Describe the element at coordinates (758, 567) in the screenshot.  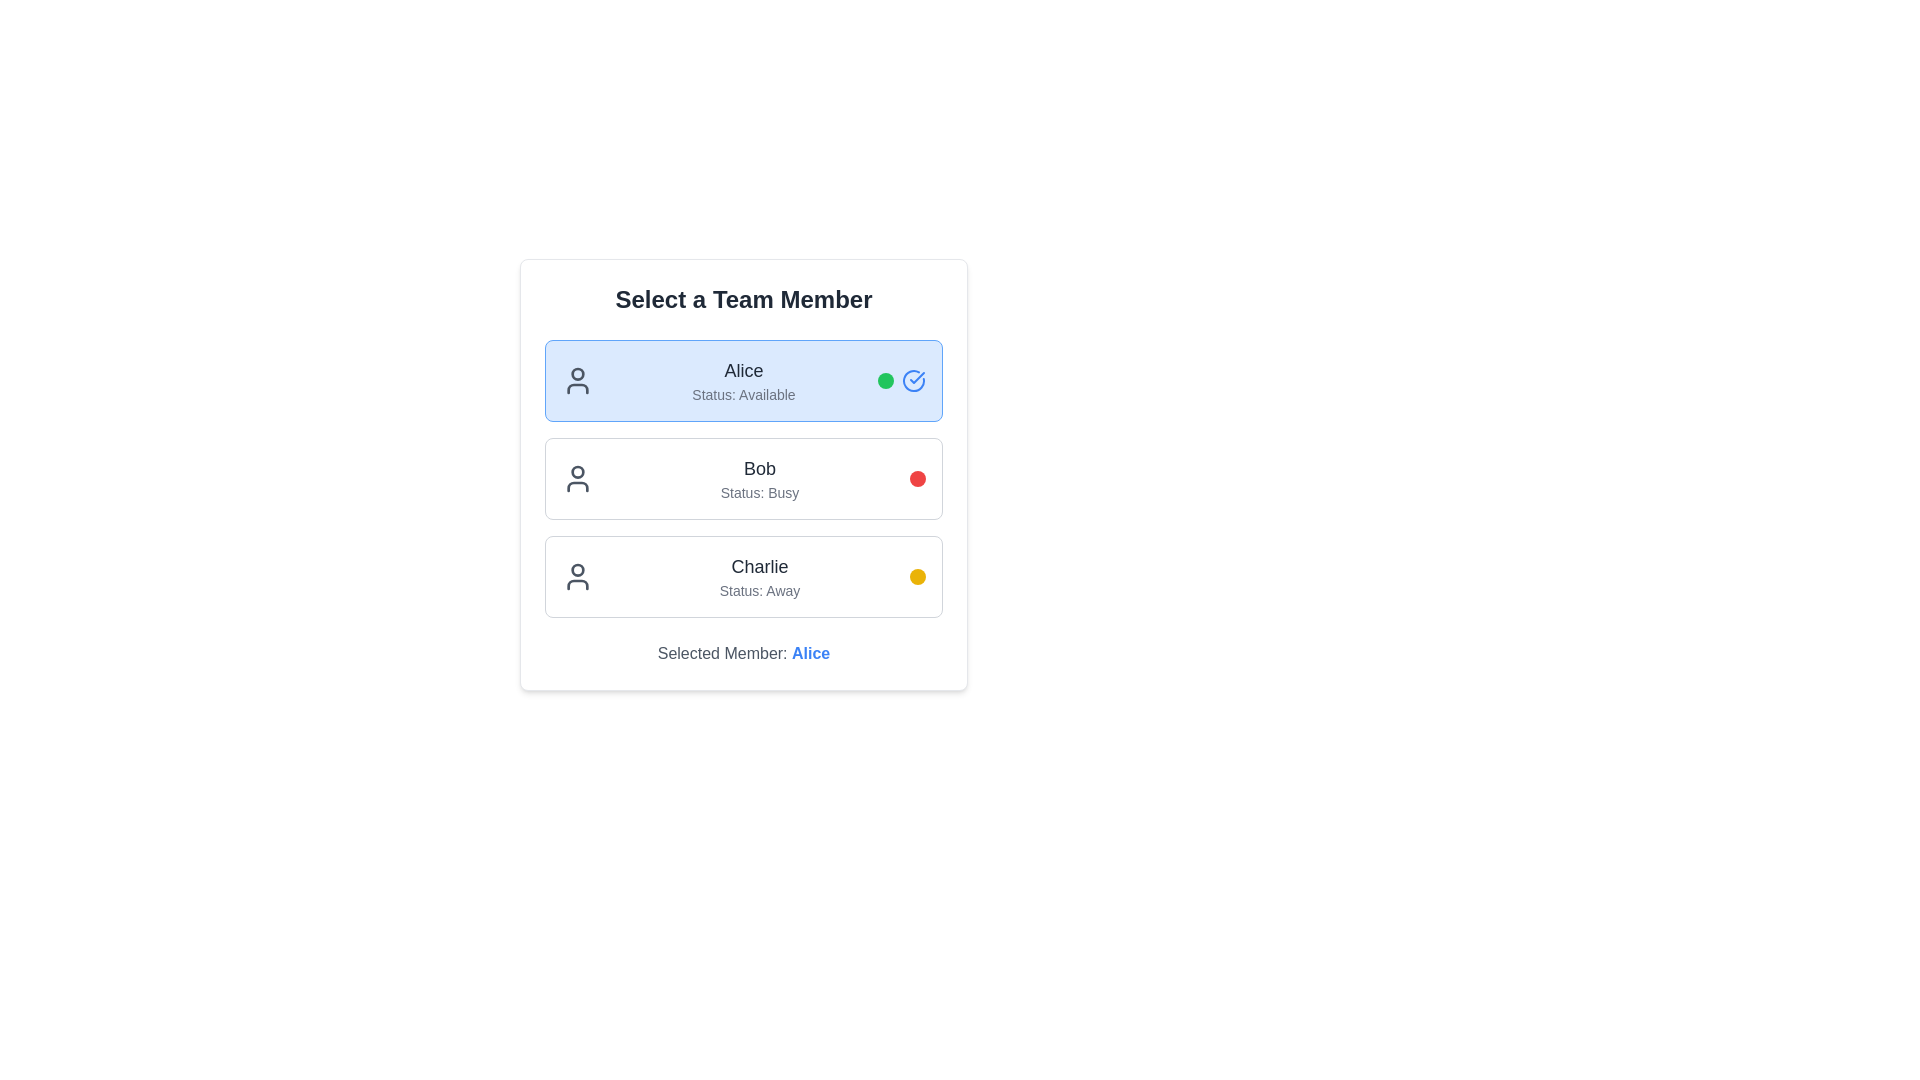
I see `the text label displaying 'Charlie'` at that location.